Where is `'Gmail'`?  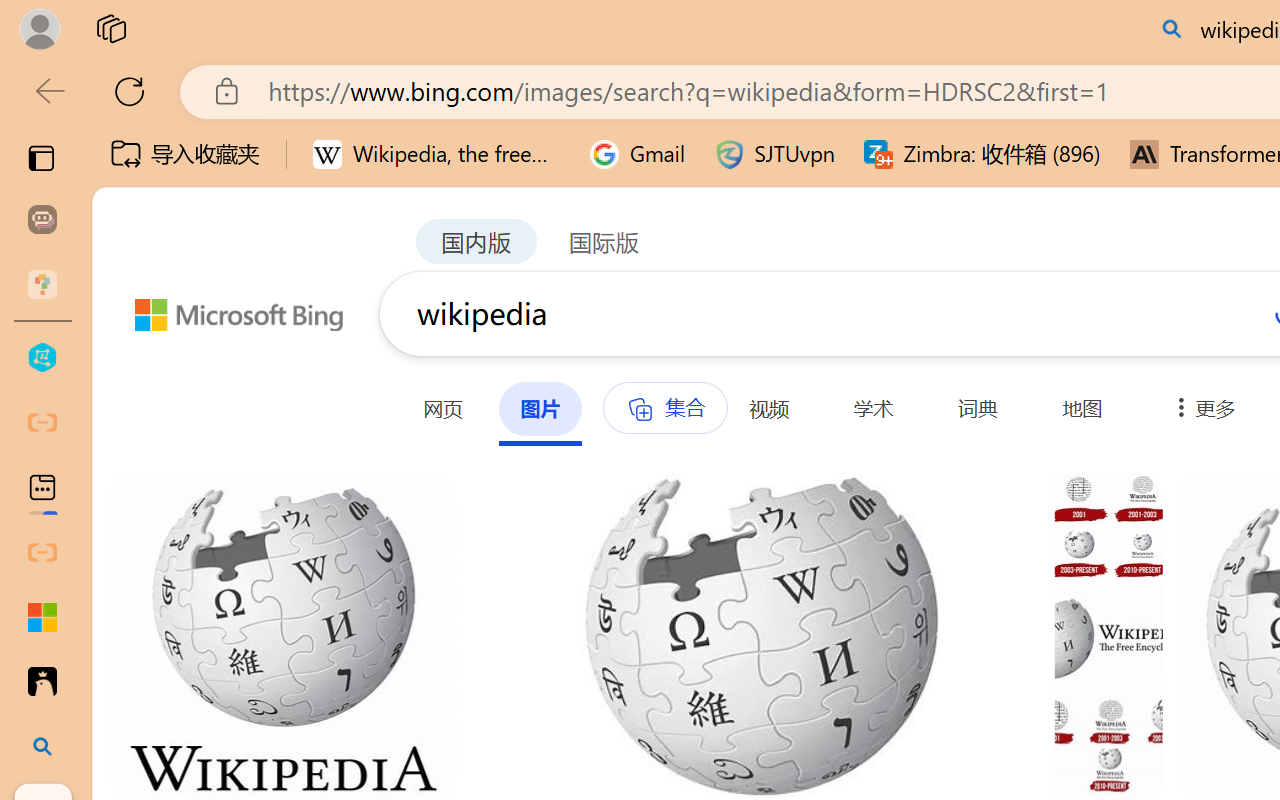 'Gmail' is located at coordinates (637, 154).